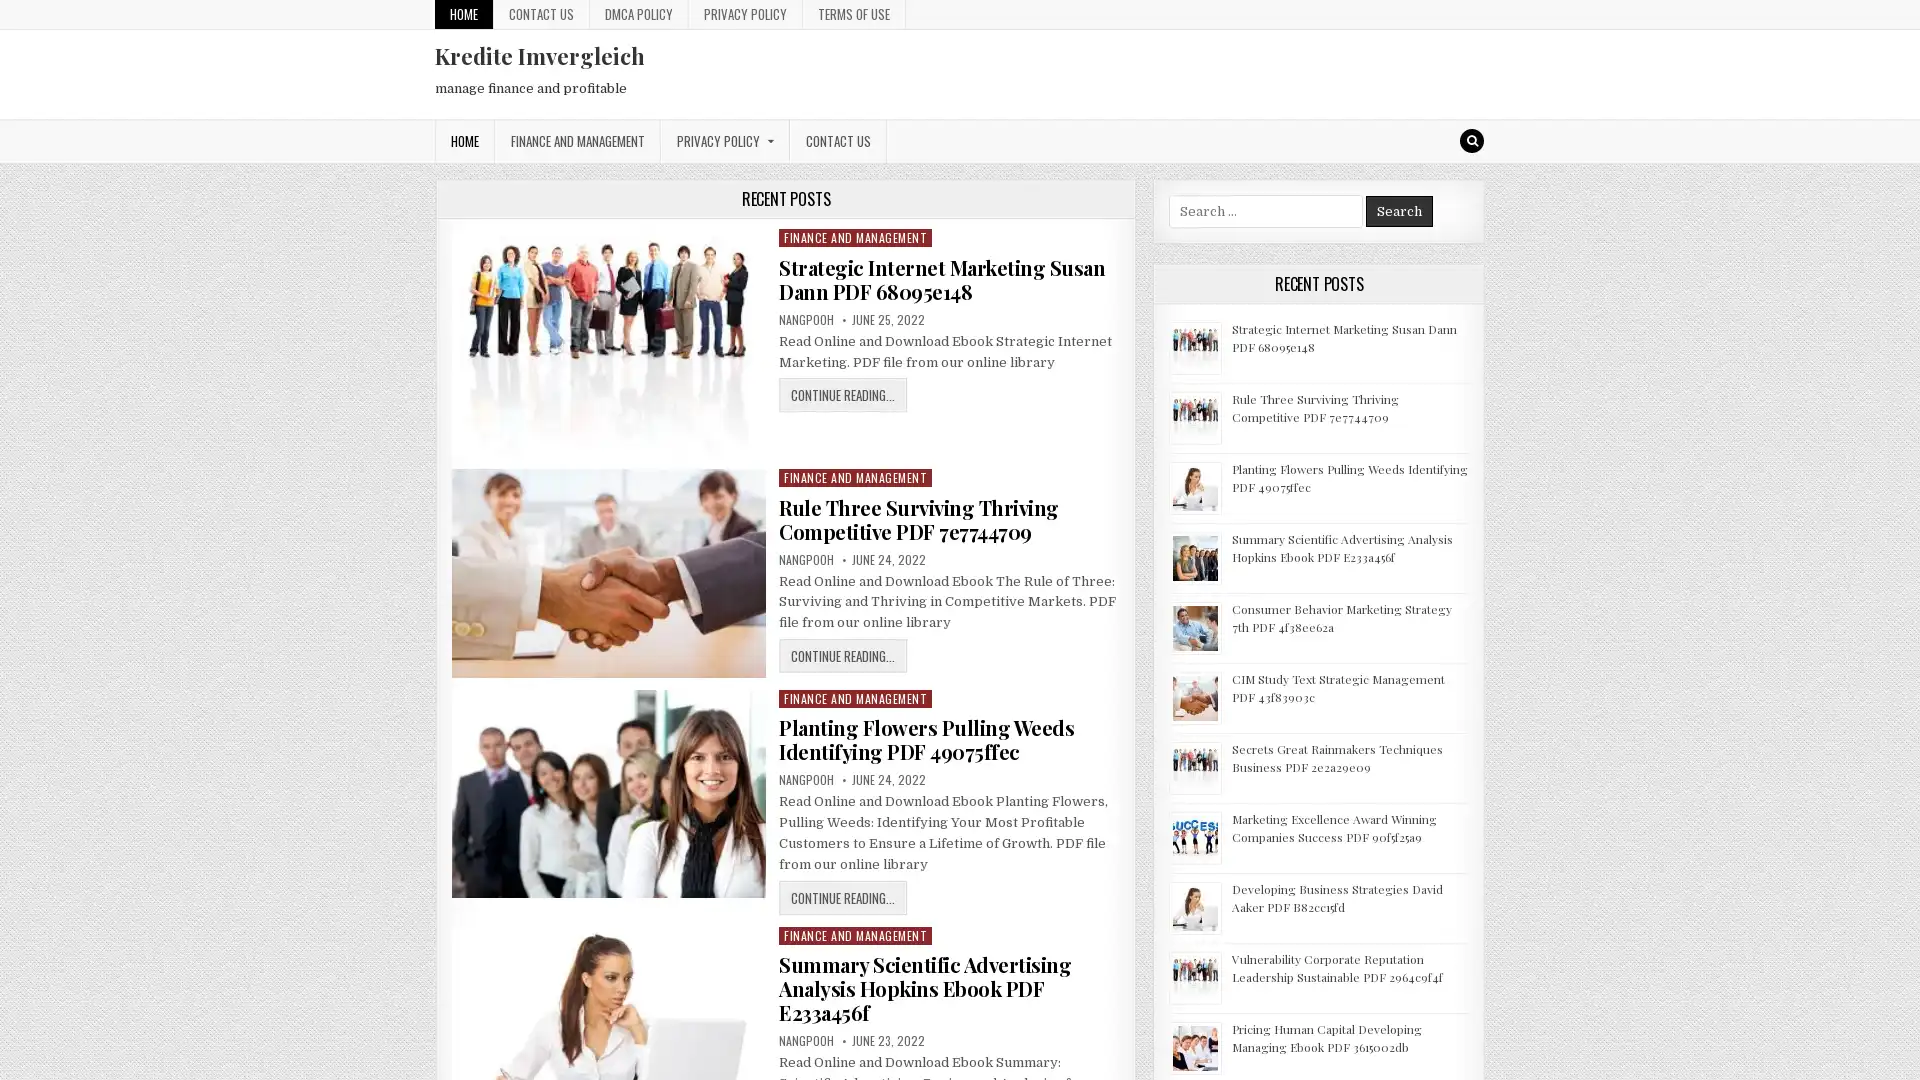  I want to click on Search, so click(1398, 211).